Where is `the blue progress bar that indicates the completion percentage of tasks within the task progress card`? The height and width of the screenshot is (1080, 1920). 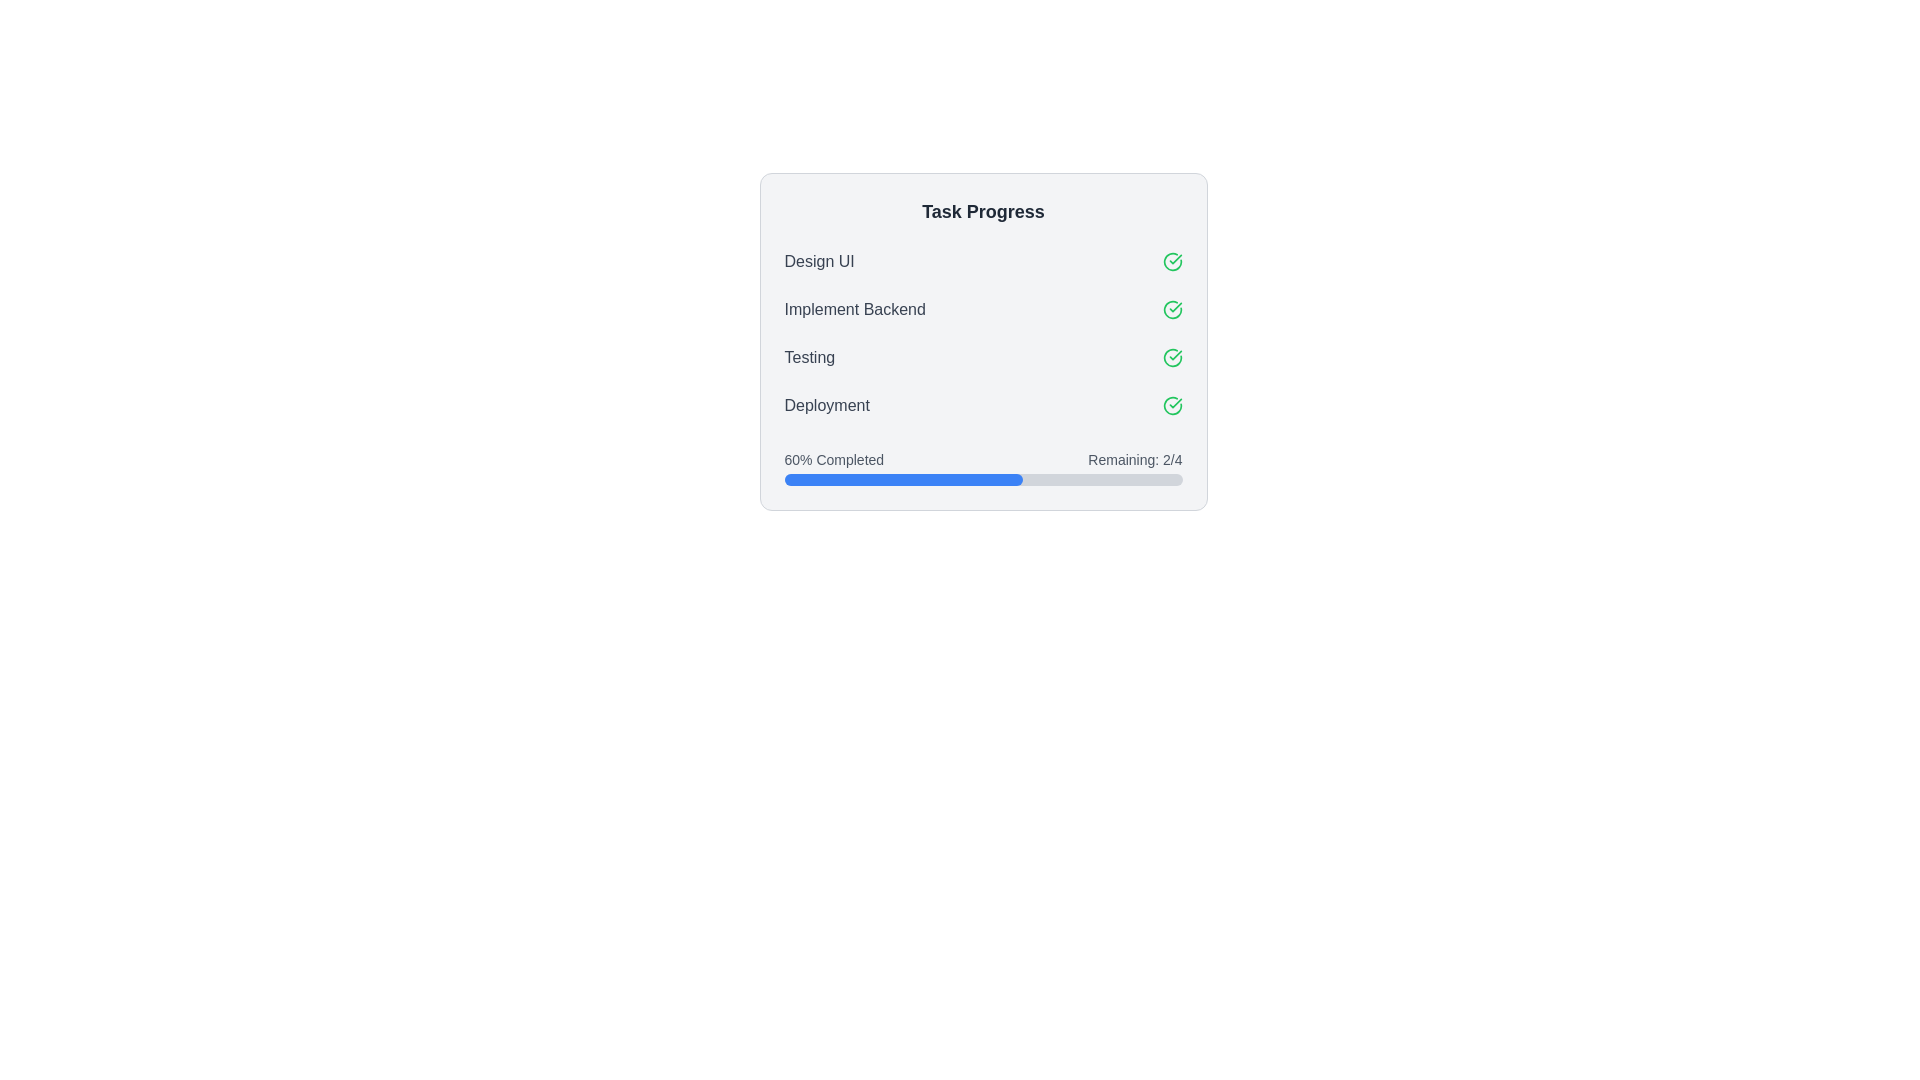
the blue progress bar that indicates the completion percentage of tasks within the task progress card is located at coordinates (902, 479).